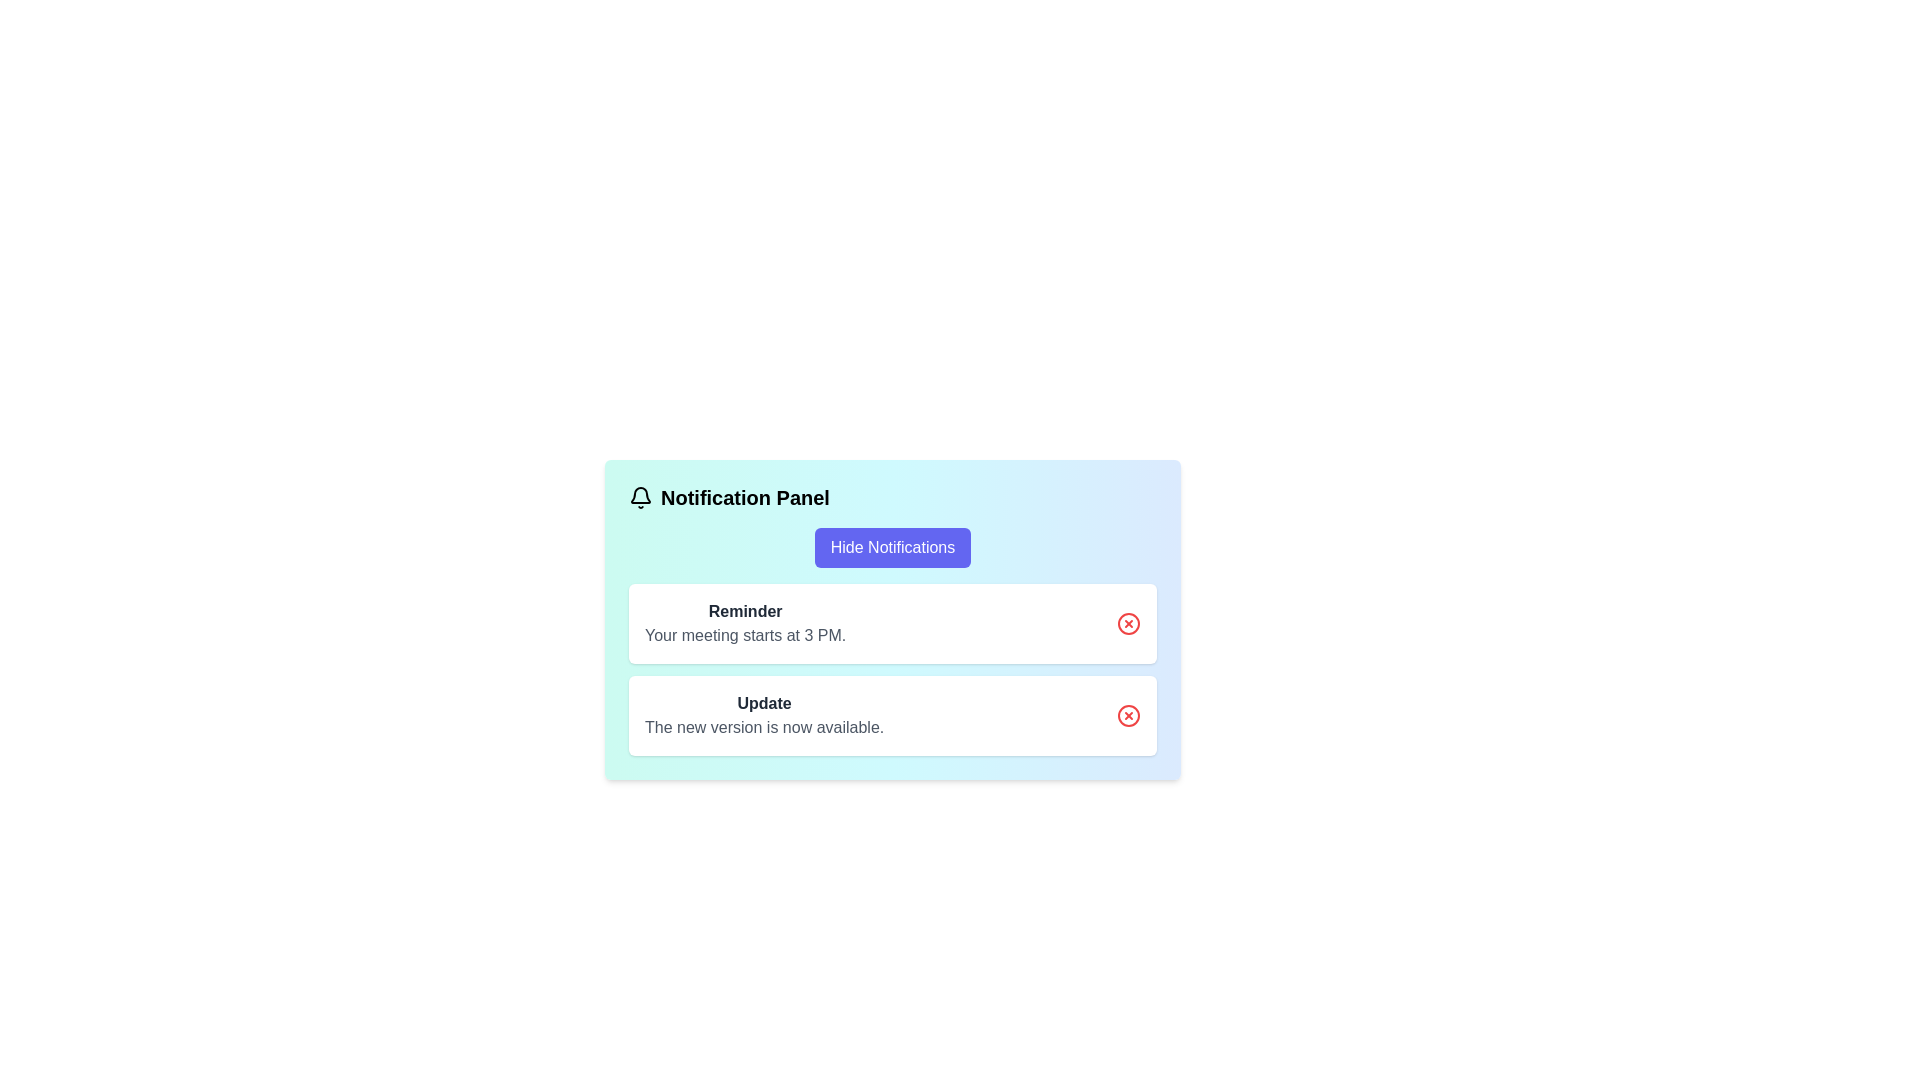  Describe the element at coordinates (1128, 623) in the screenshot. I see `the outer circular boundary of the close button located in the top-right corner of the 'Reminder' notification card` at that location.